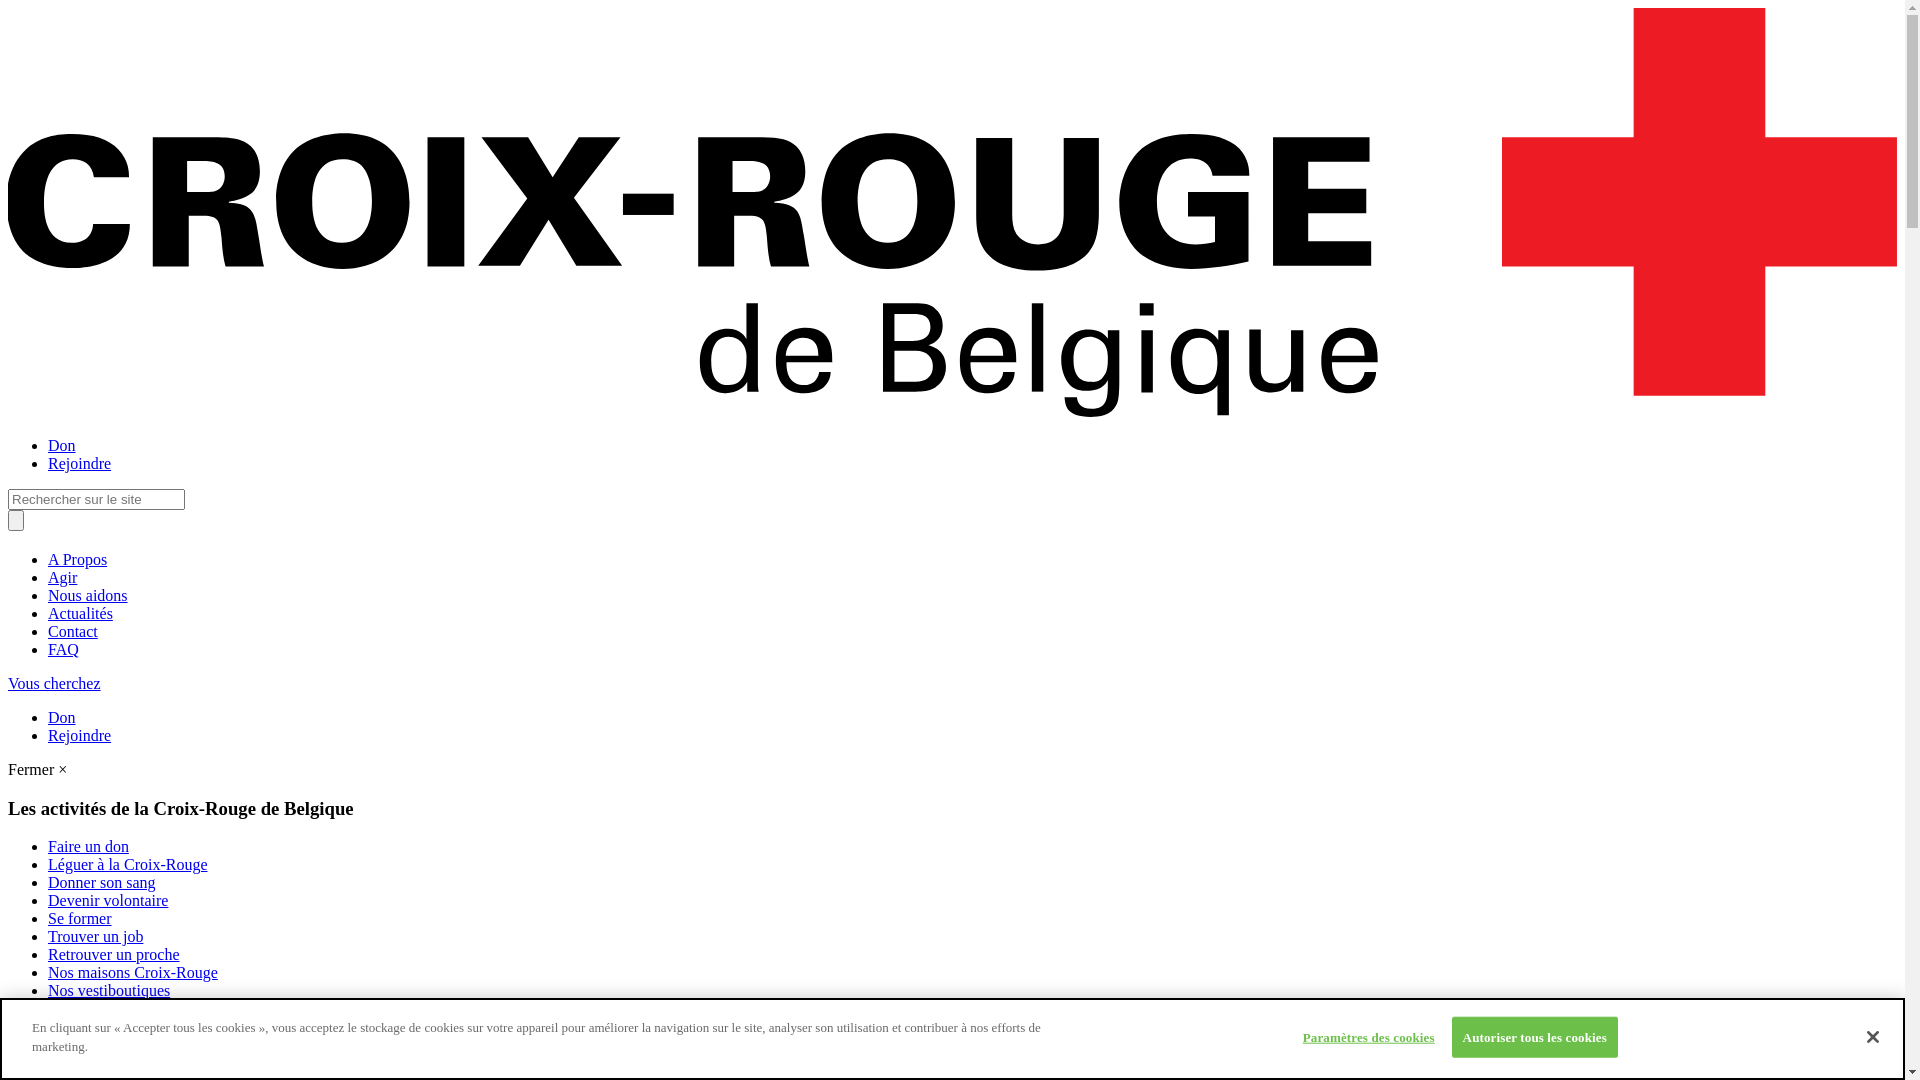 This screenshot has width=1920, height=1080. I want to click on 'Retrouver un proche', so click(48, 953).